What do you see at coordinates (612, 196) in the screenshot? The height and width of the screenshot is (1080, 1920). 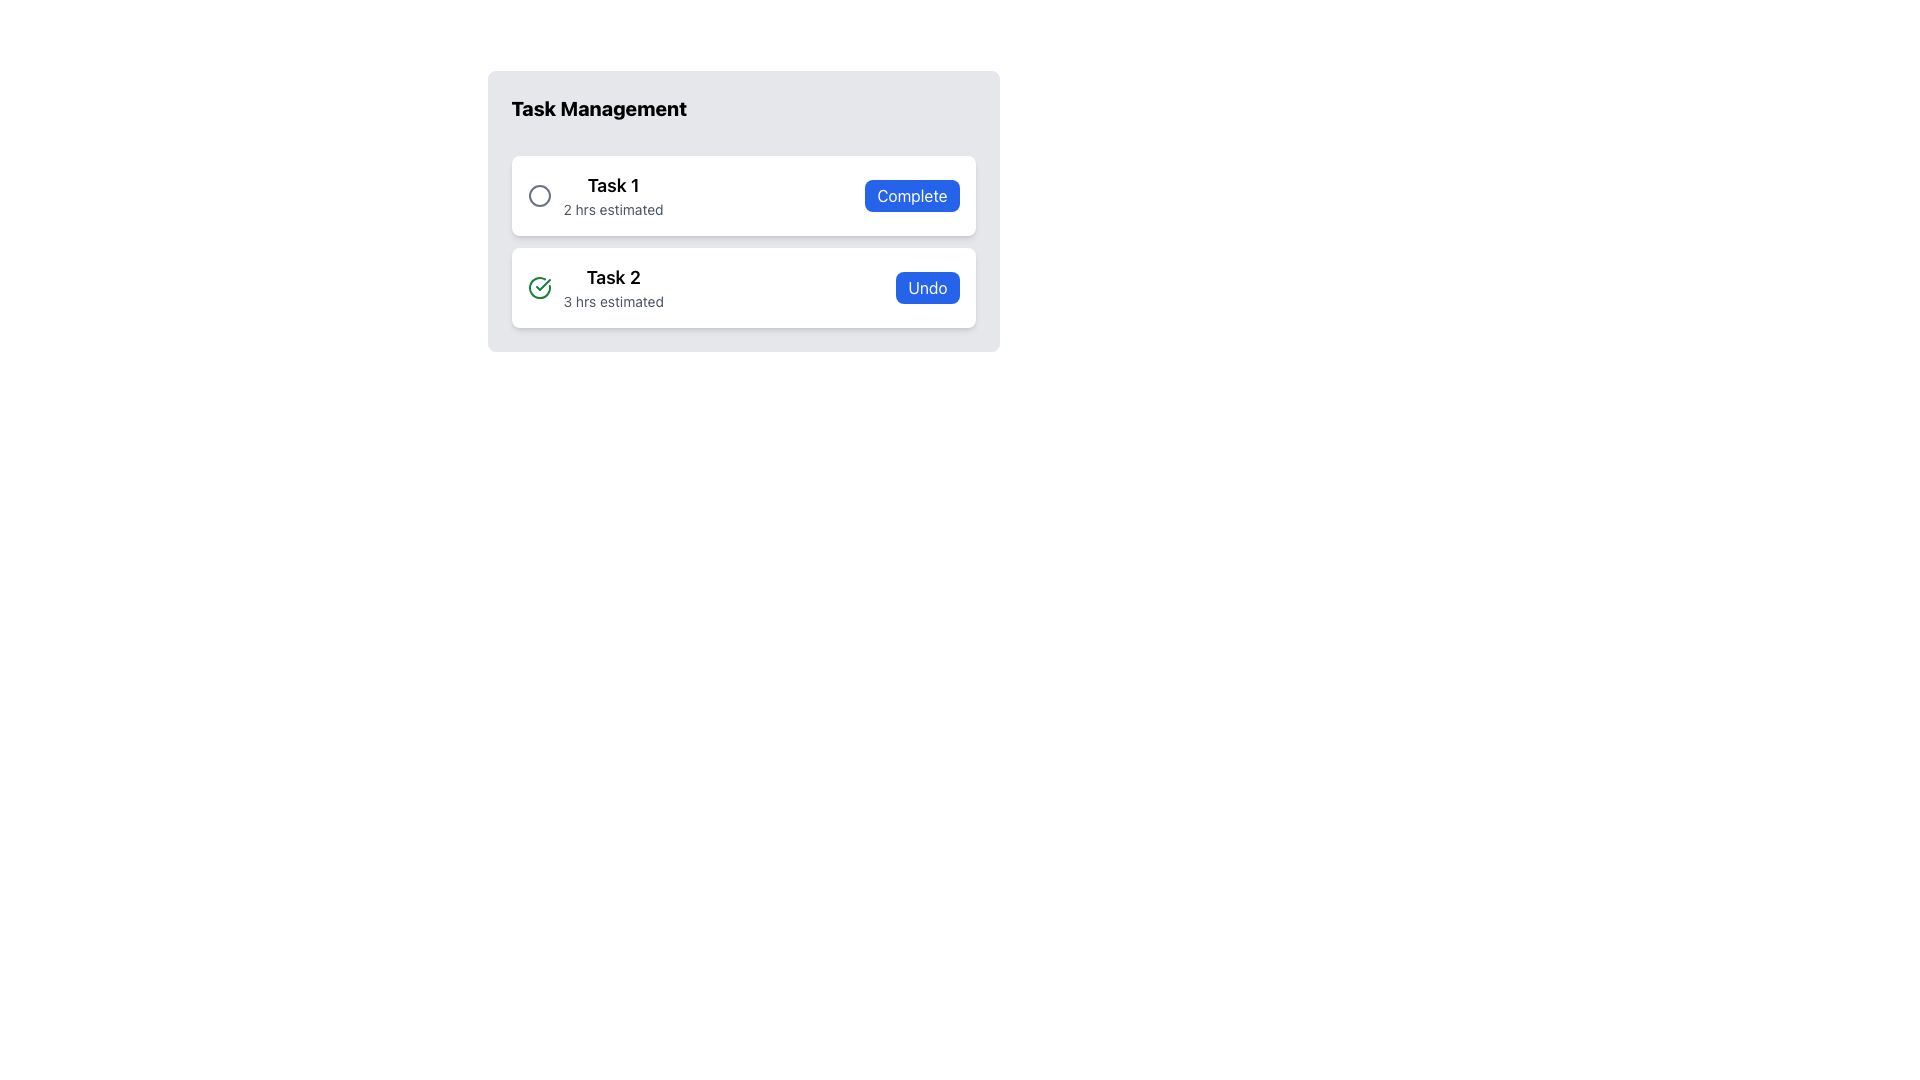 I see `the text label 'Task 1' which is in bold and displays '2 hrs estimated' underneath, located in the 'Task Management' section as part of the top task item` at bounding box center [612, 196].